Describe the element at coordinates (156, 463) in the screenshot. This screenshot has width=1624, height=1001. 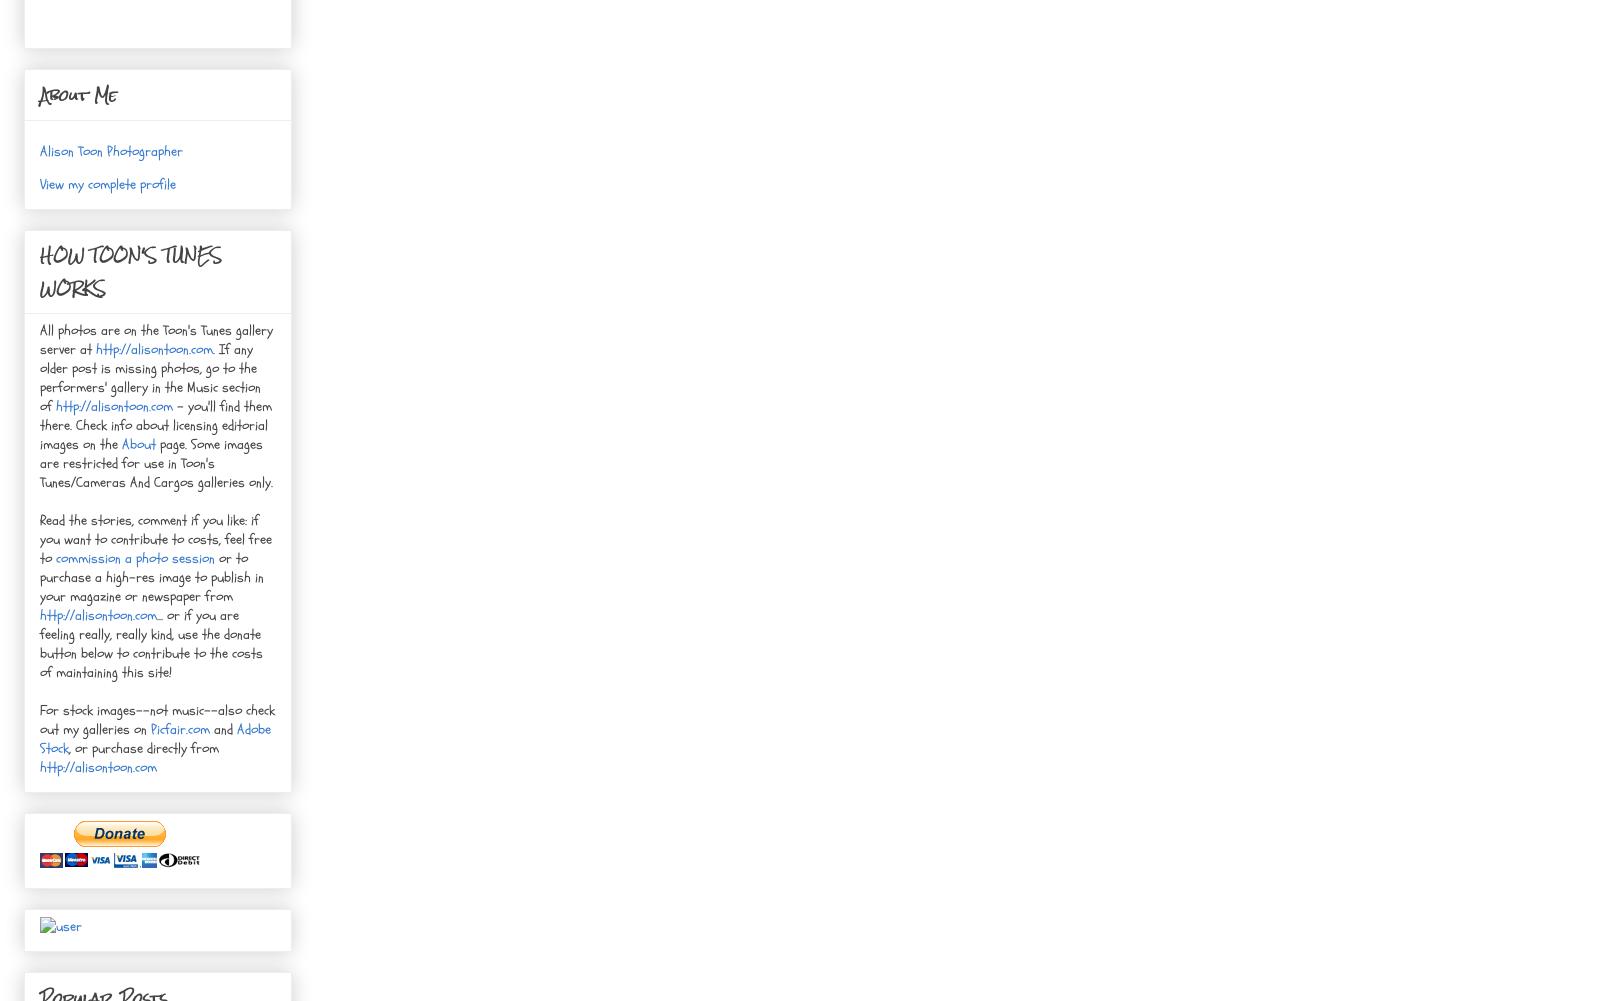
I see `'page. Some images are restricted for use in Toon's Tunes/Cameras And Cargos galleries only.'` at that location.